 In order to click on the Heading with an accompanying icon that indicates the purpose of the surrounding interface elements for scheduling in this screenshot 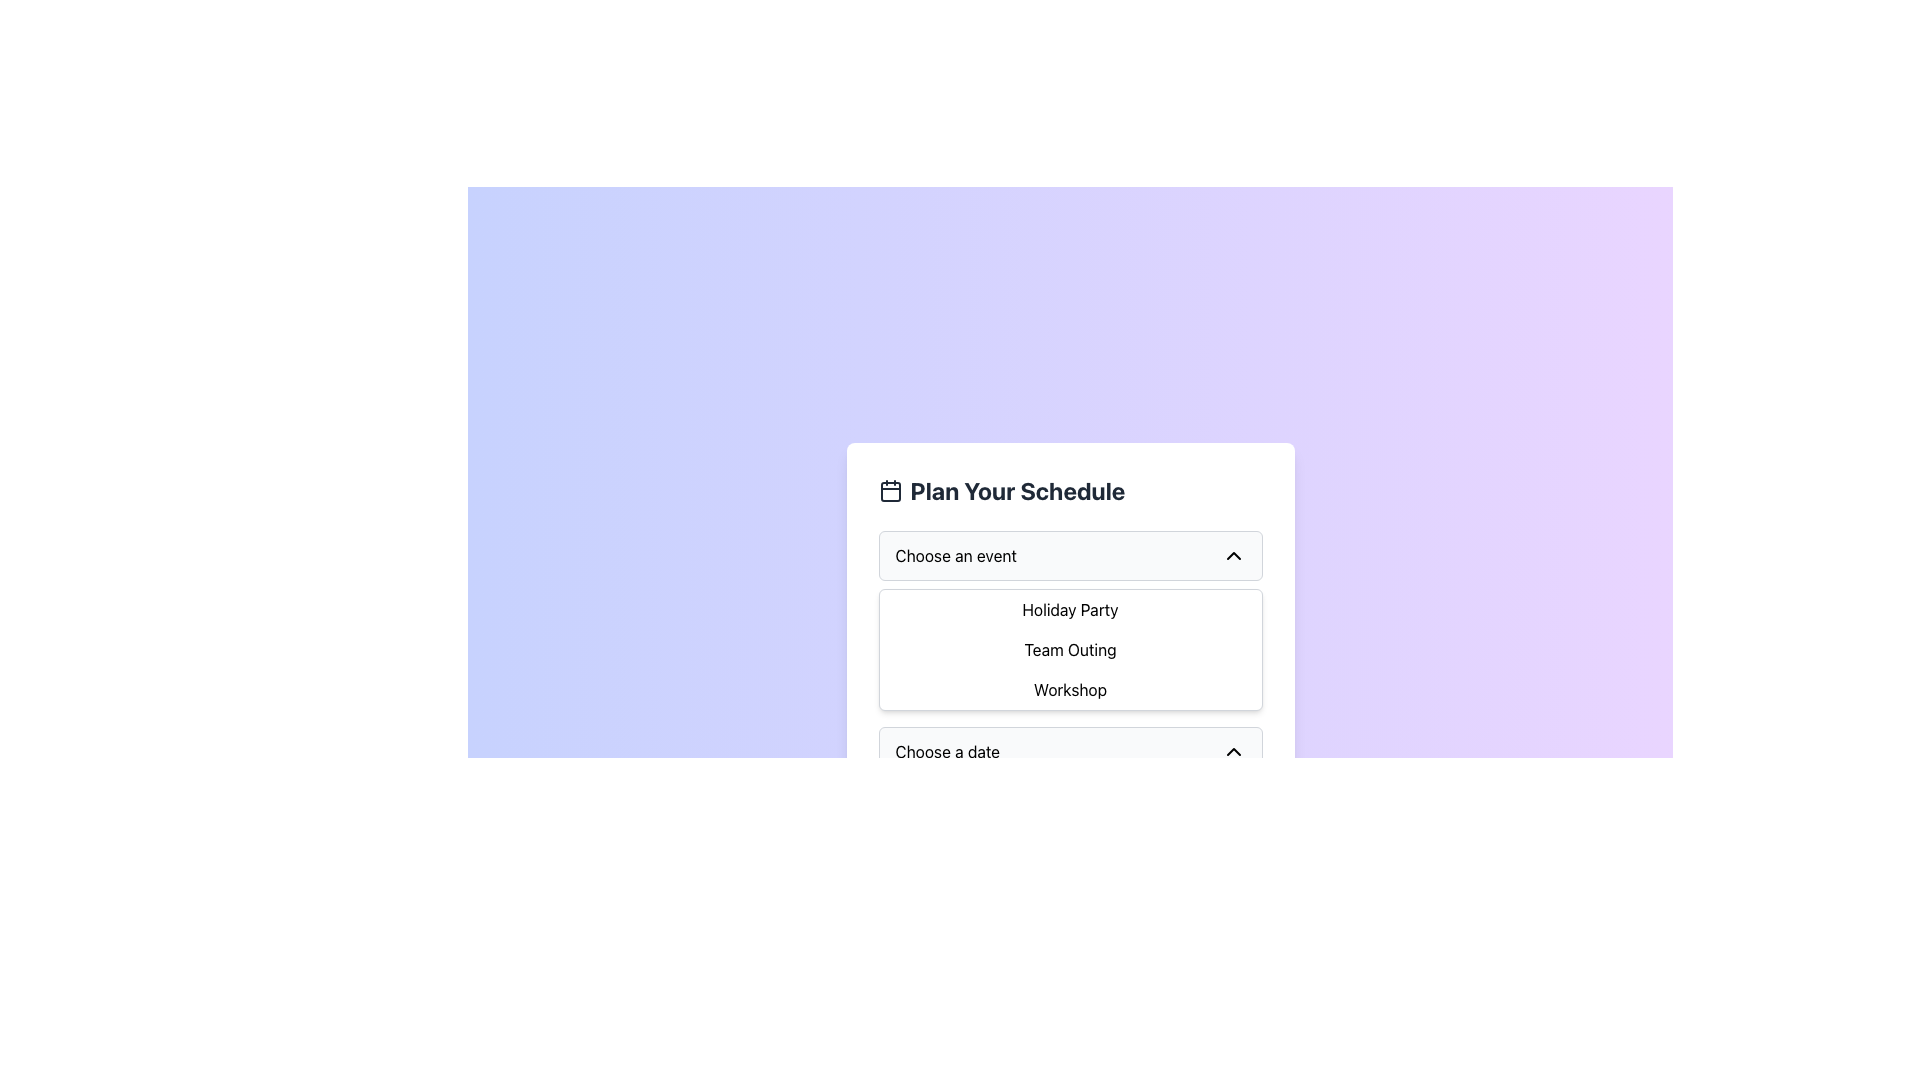, I will do `click(1069, 490)`.